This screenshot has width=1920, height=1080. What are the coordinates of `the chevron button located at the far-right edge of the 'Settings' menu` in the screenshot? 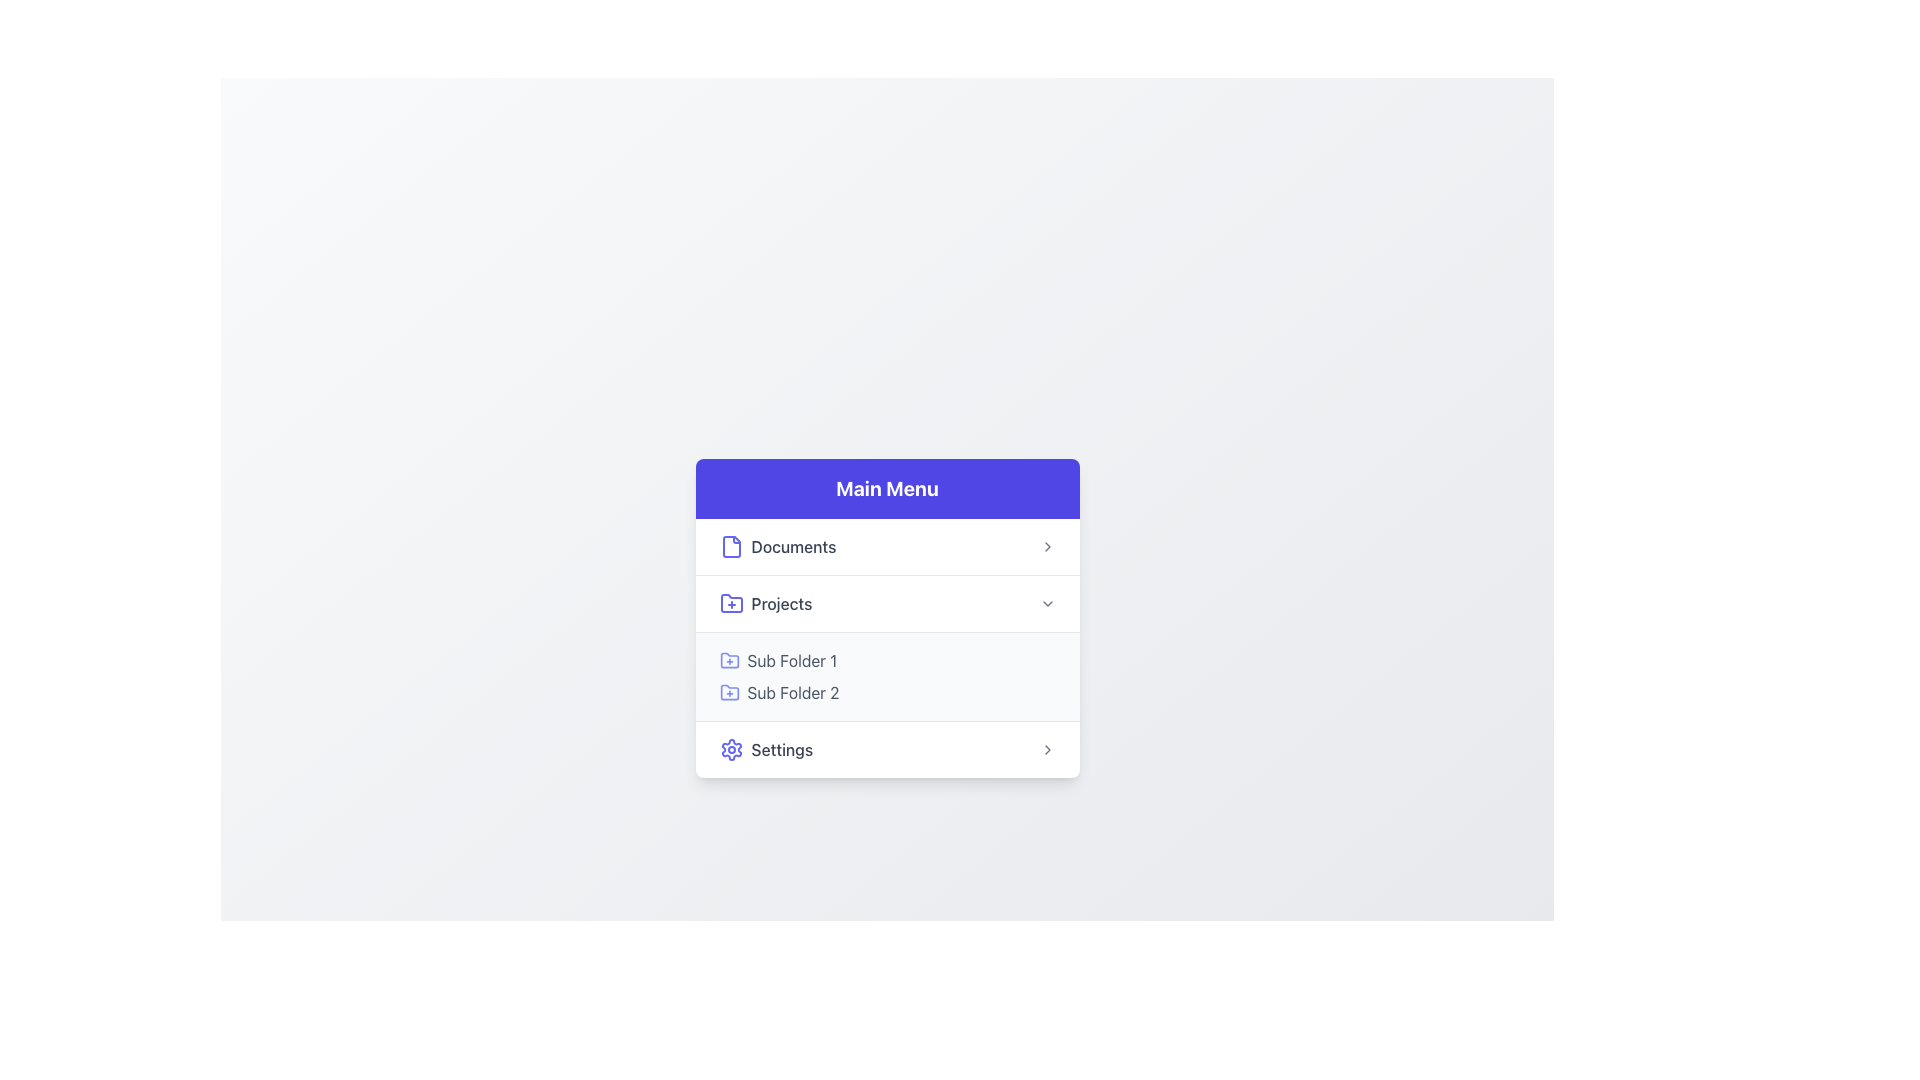 It's located at (1046, 749).